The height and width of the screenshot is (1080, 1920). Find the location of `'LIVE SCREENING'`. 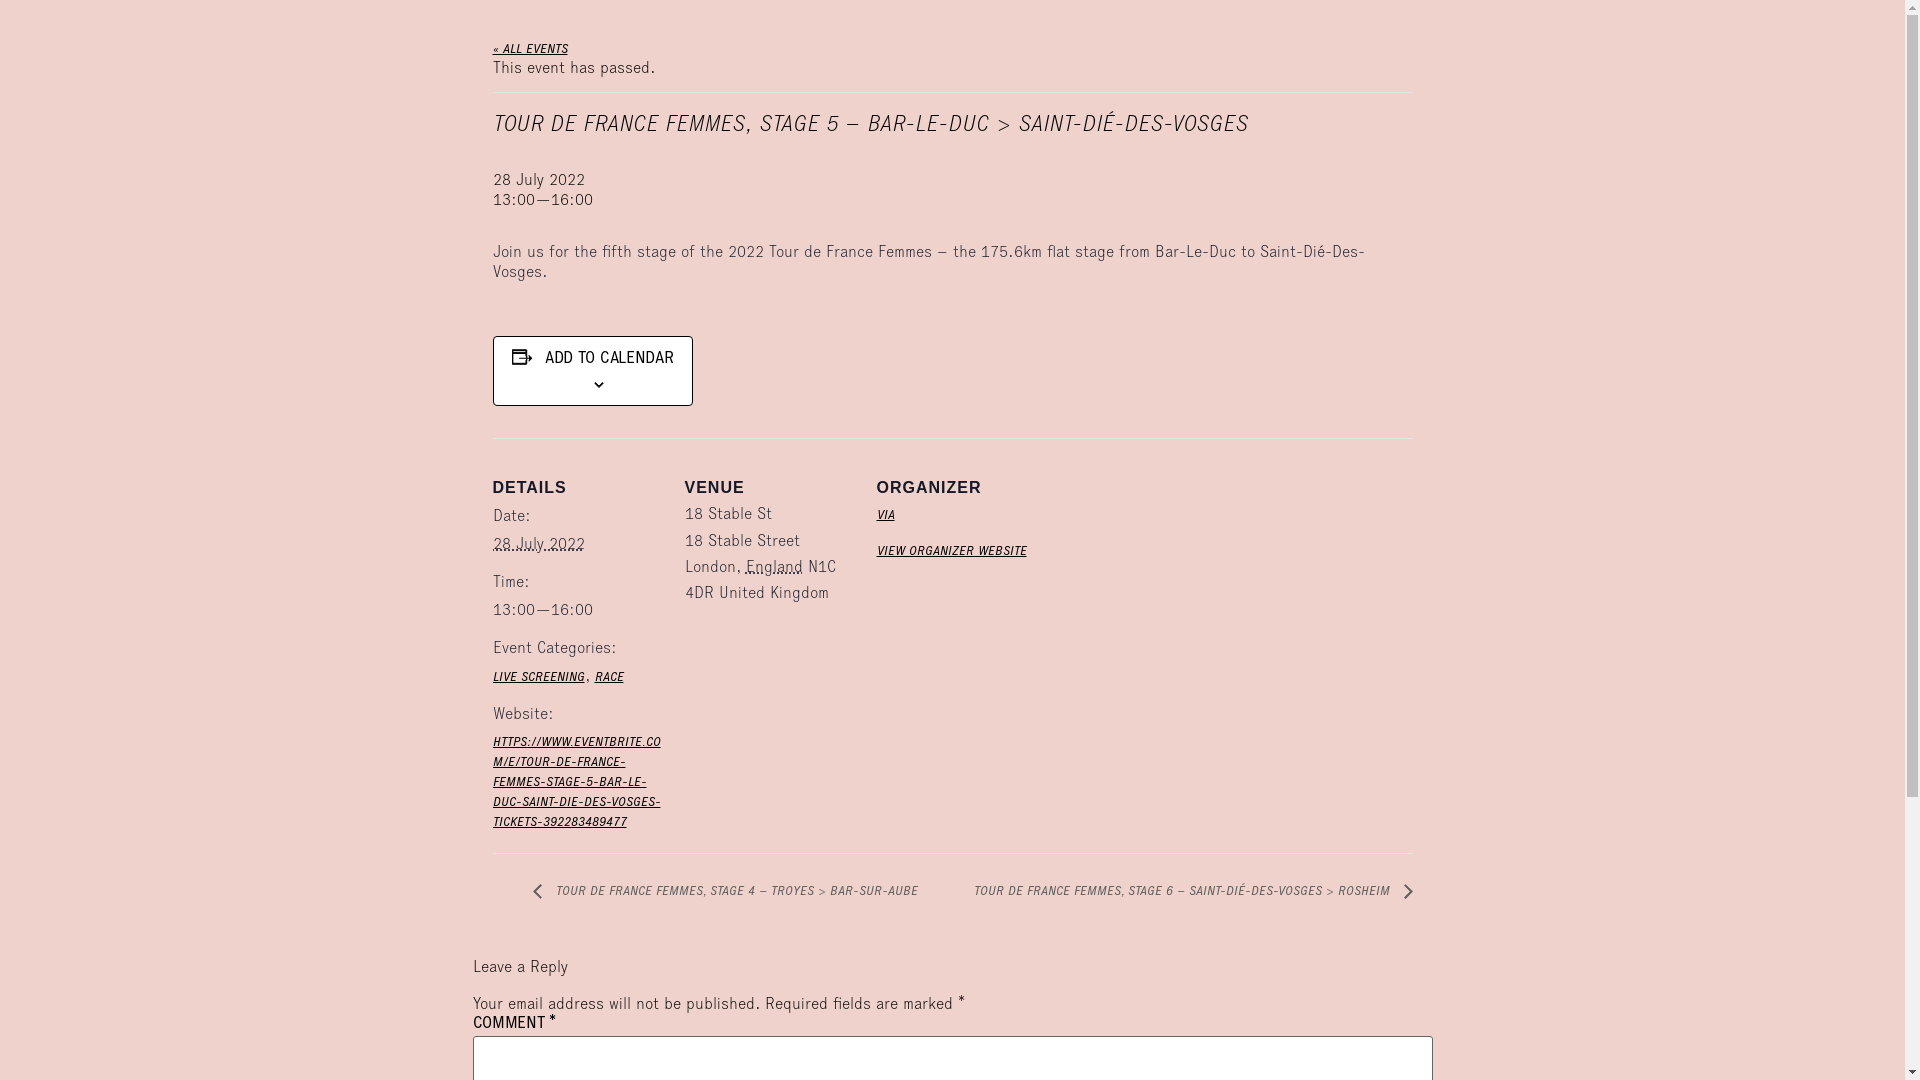

'LIVE SCREENING' is located at coordinates (537, 677).